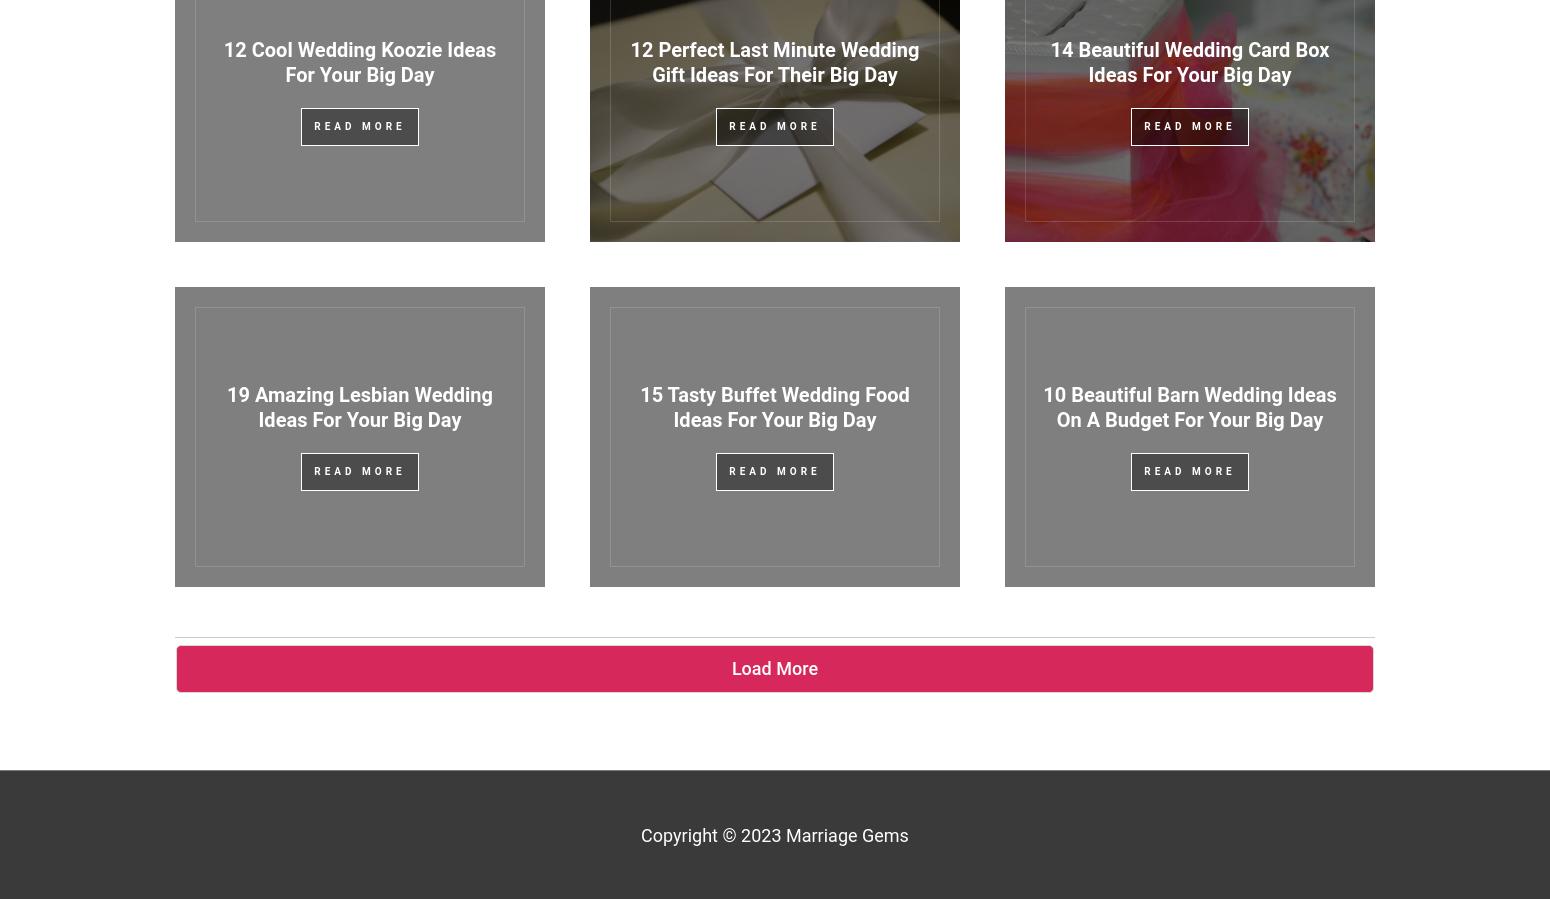 This screenshot has height=899, width=1550. I want to click on '10 Beautiful Barn Wedding Ideas On A Budget For Your Big Day', so click(1042, 406).